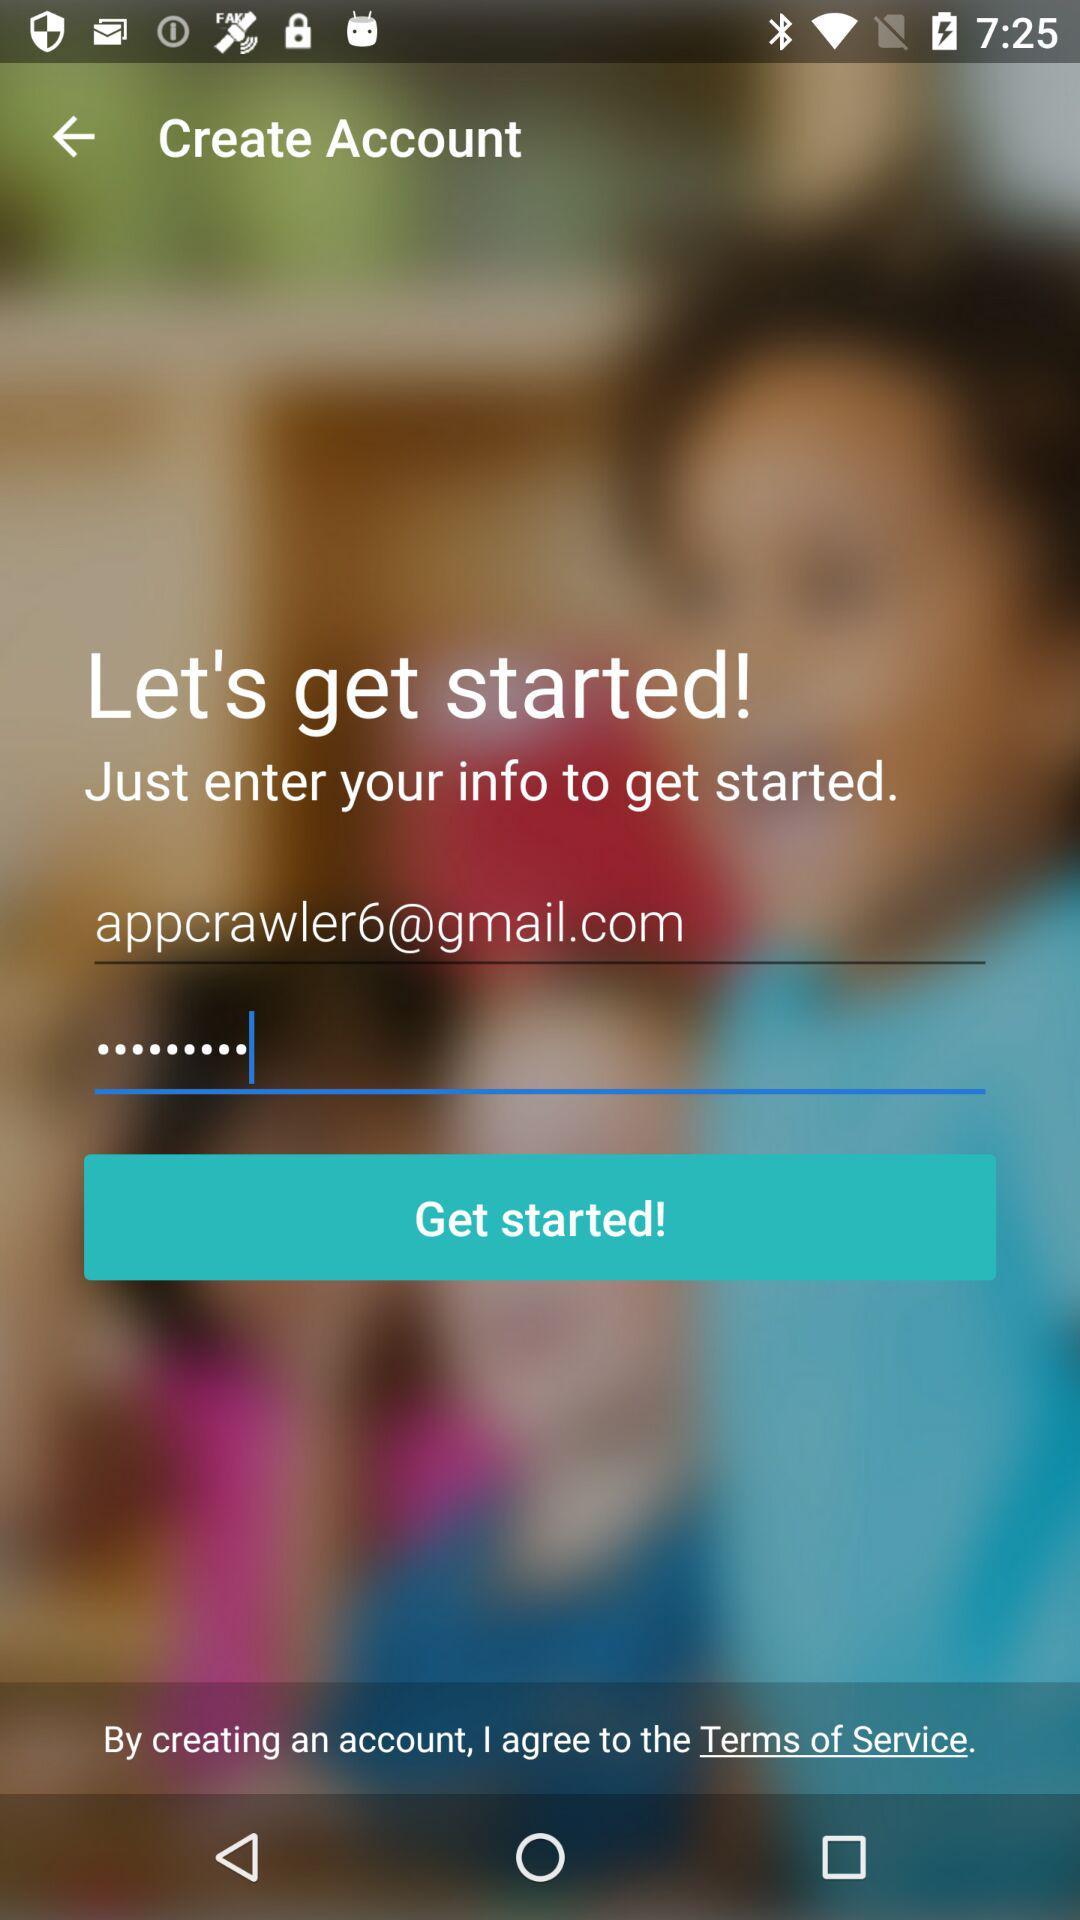 The width and height of the screenshot is (1080, 1920). Describe the element at coordinates (540, 920) in the screenshot. I see `appcrawler6@gmail.com icon` at that location.